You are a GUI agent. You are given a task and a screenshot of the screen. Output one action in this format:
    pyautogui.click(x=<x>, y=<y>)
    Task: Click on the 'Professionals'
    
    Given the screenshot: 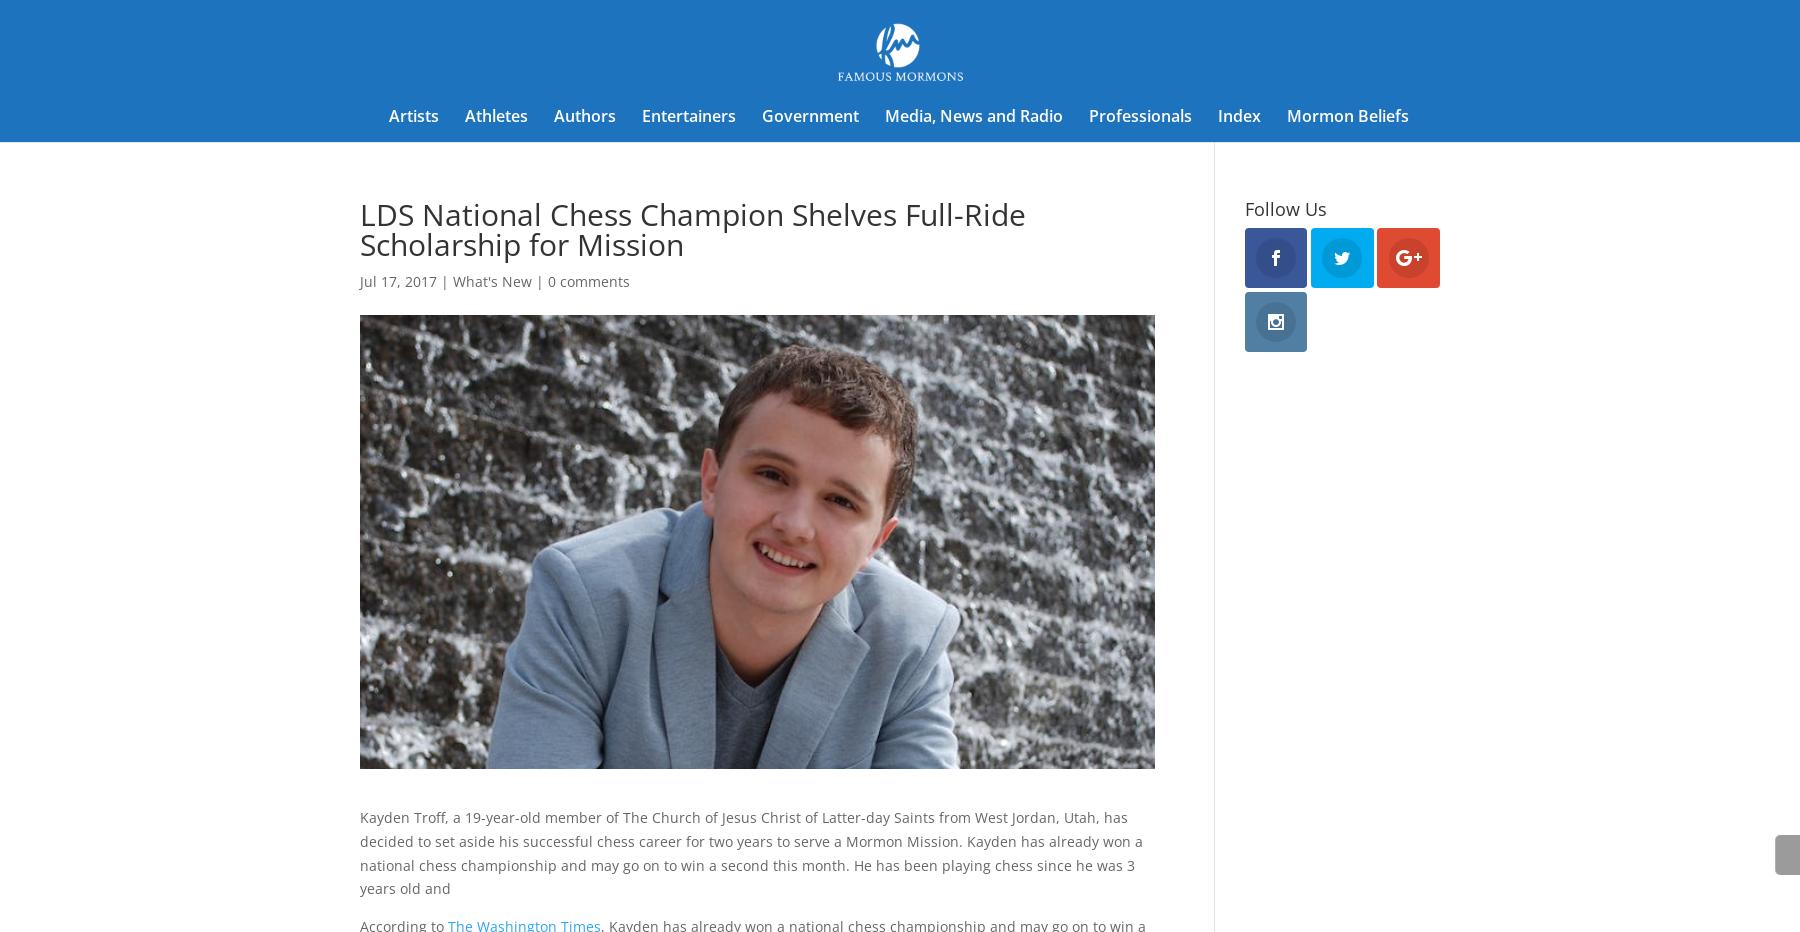 What is the action you would take?
    pyautogui.click(x=1139, y=116)
    